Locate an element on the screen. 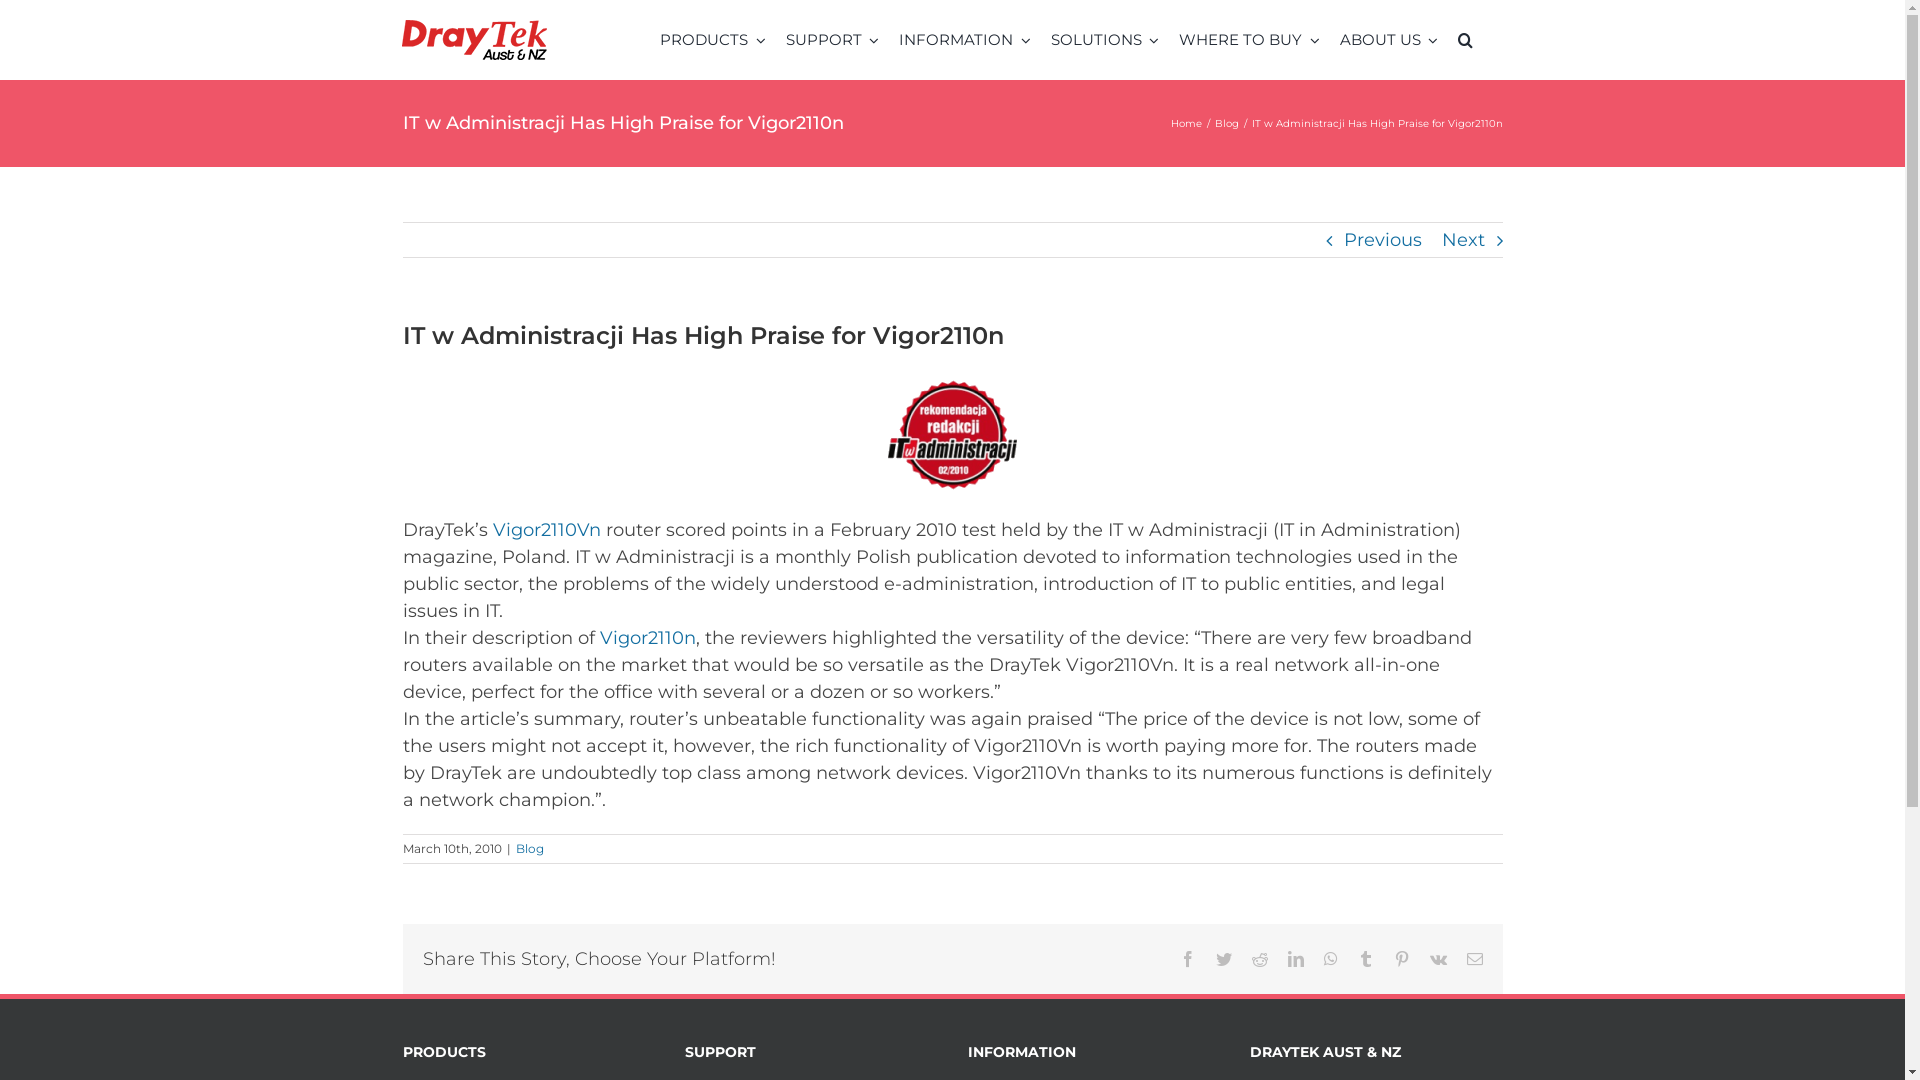  'SUPPORT' is located at coordinates (833, 39).